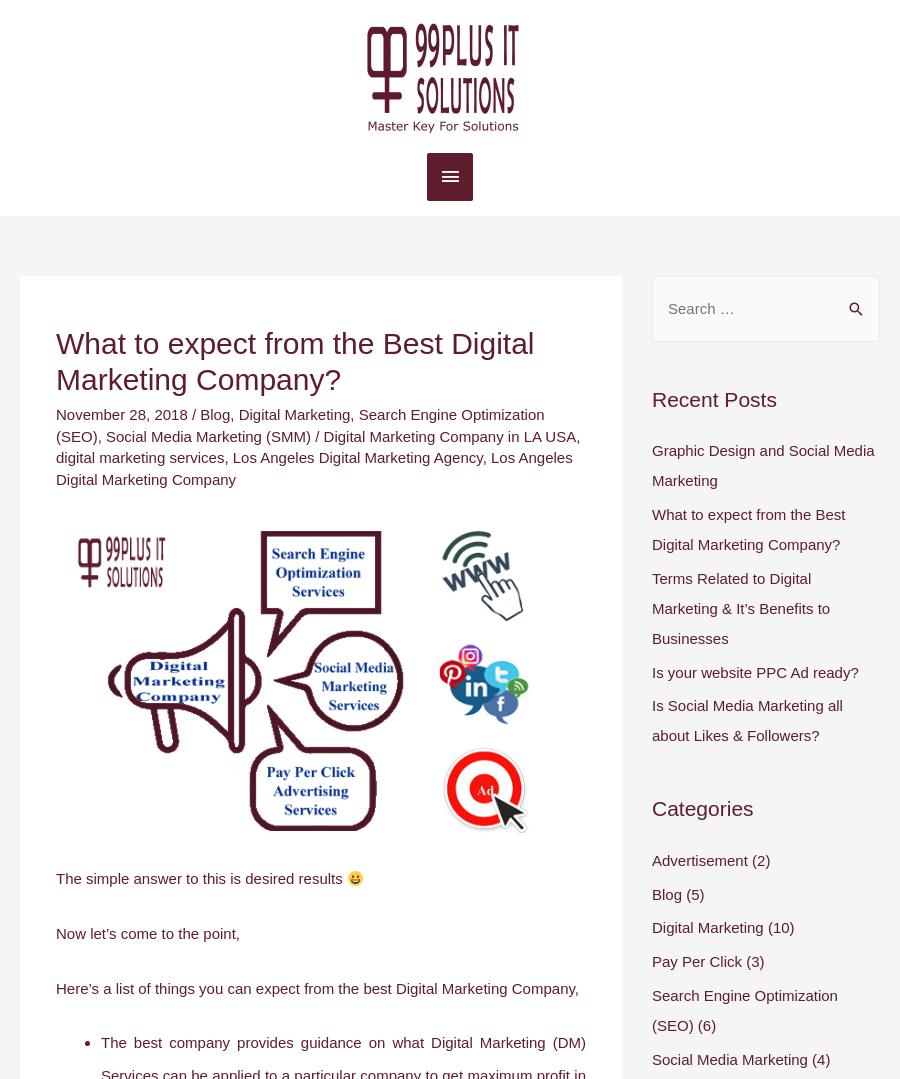 The image size is (900, 1079). I want to click on 'Now let’s come to the point,', so click(147, 932).